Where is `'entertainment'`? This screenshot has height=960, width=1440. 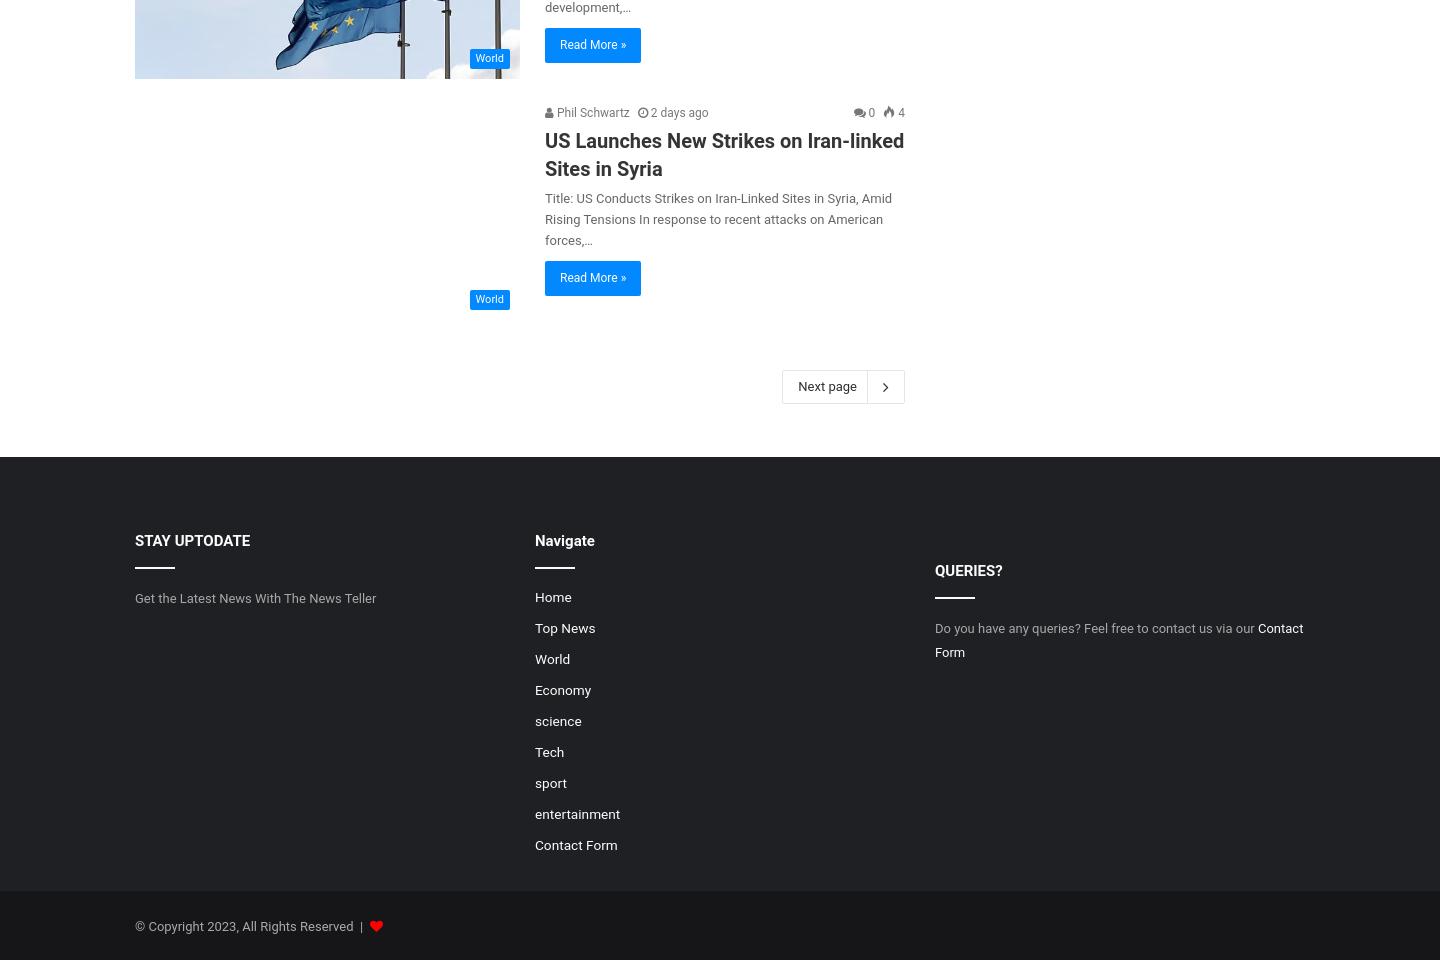 'entertainment' is located at coordinates (577, 813).